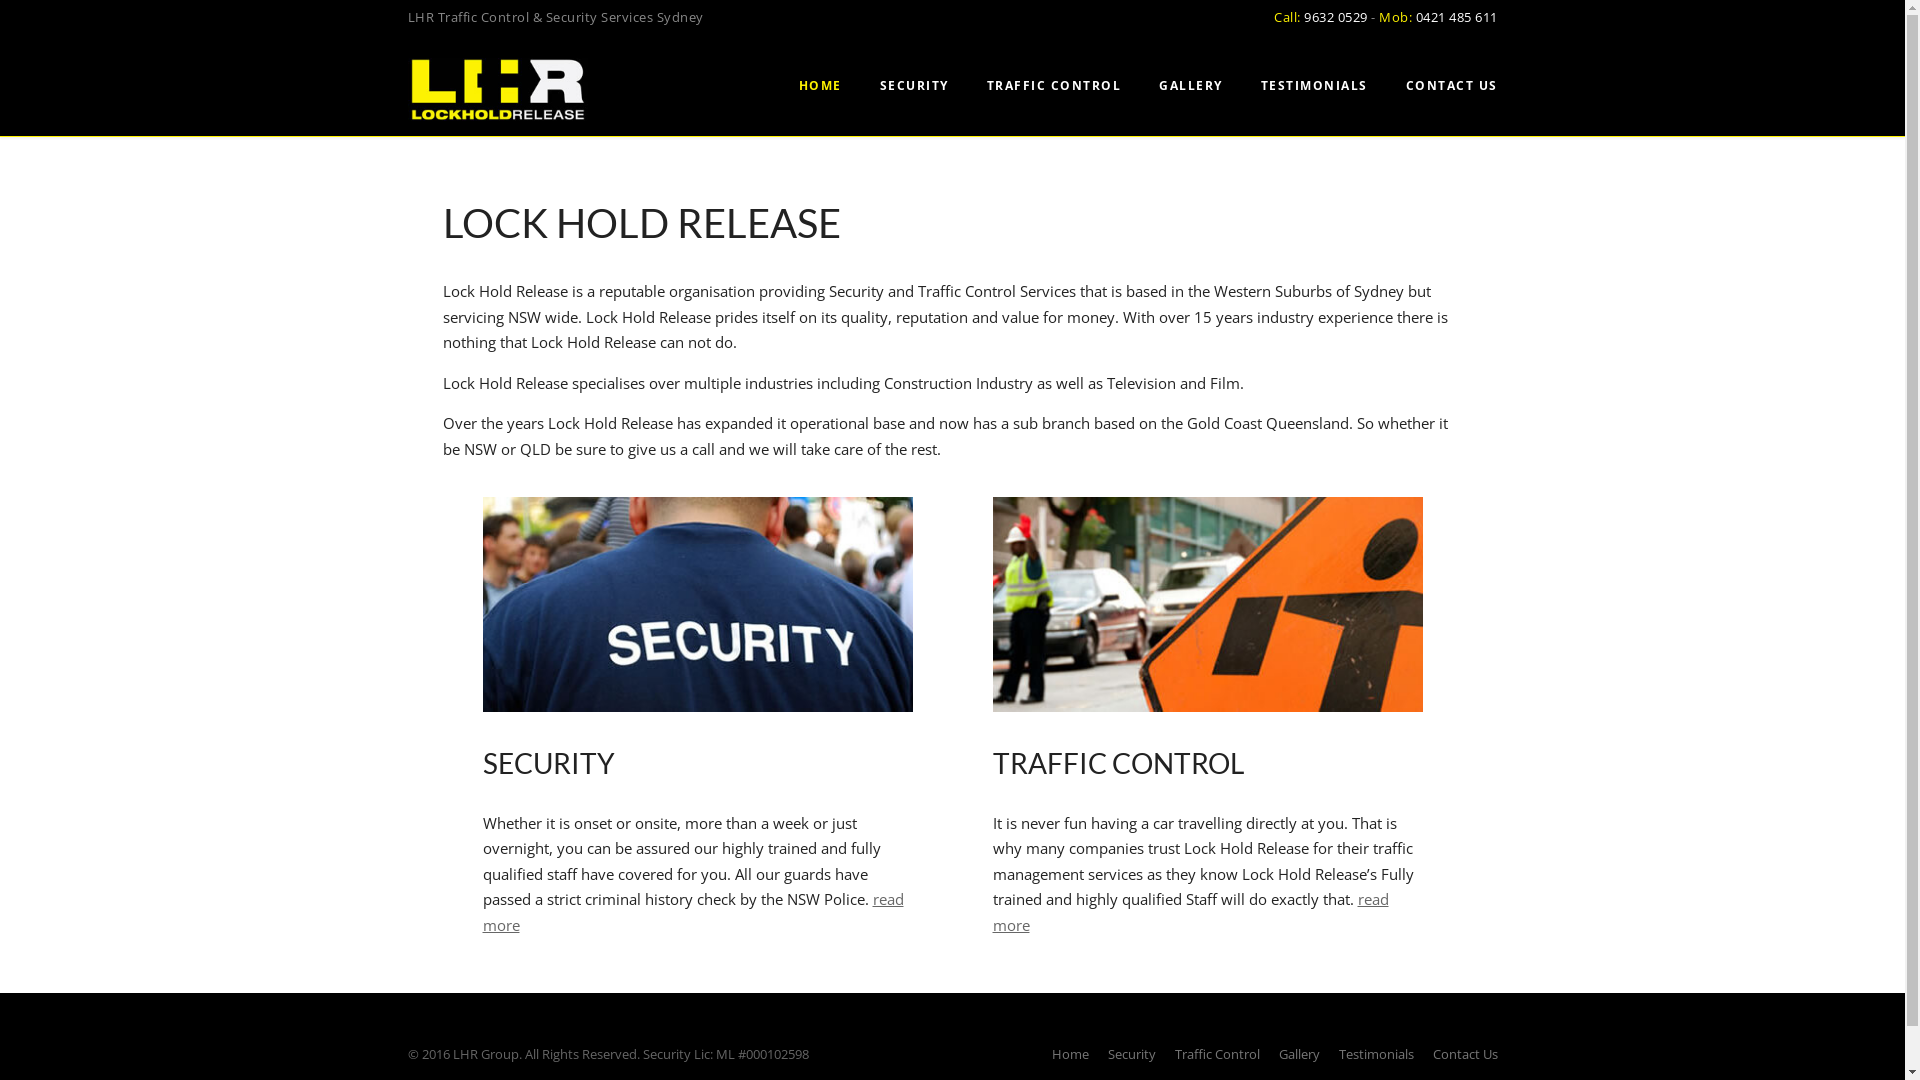  Describe the element at coordinates (1464, 1052) in the screenshot. I see `'Contact Us'` at that location.